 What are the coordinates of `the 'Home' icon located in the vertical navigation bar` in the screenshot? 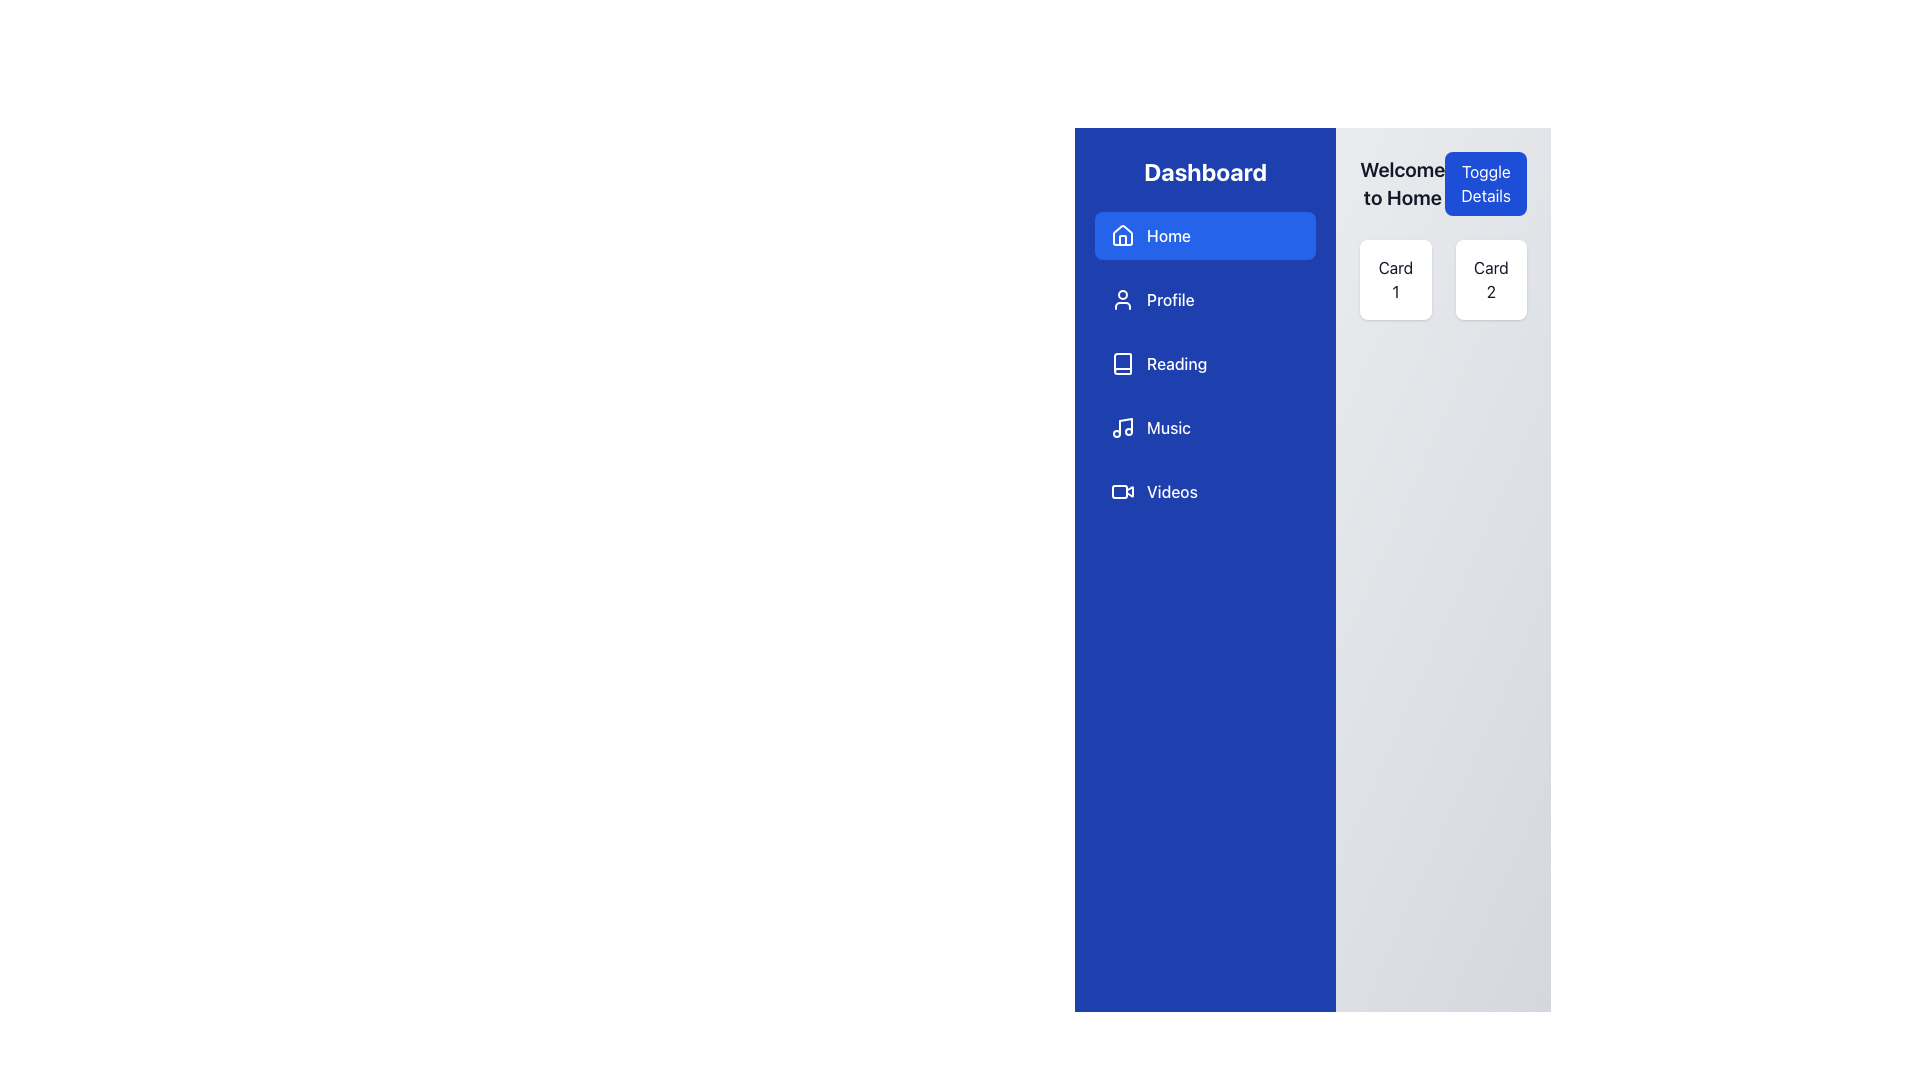 It's located at (1123, 234).